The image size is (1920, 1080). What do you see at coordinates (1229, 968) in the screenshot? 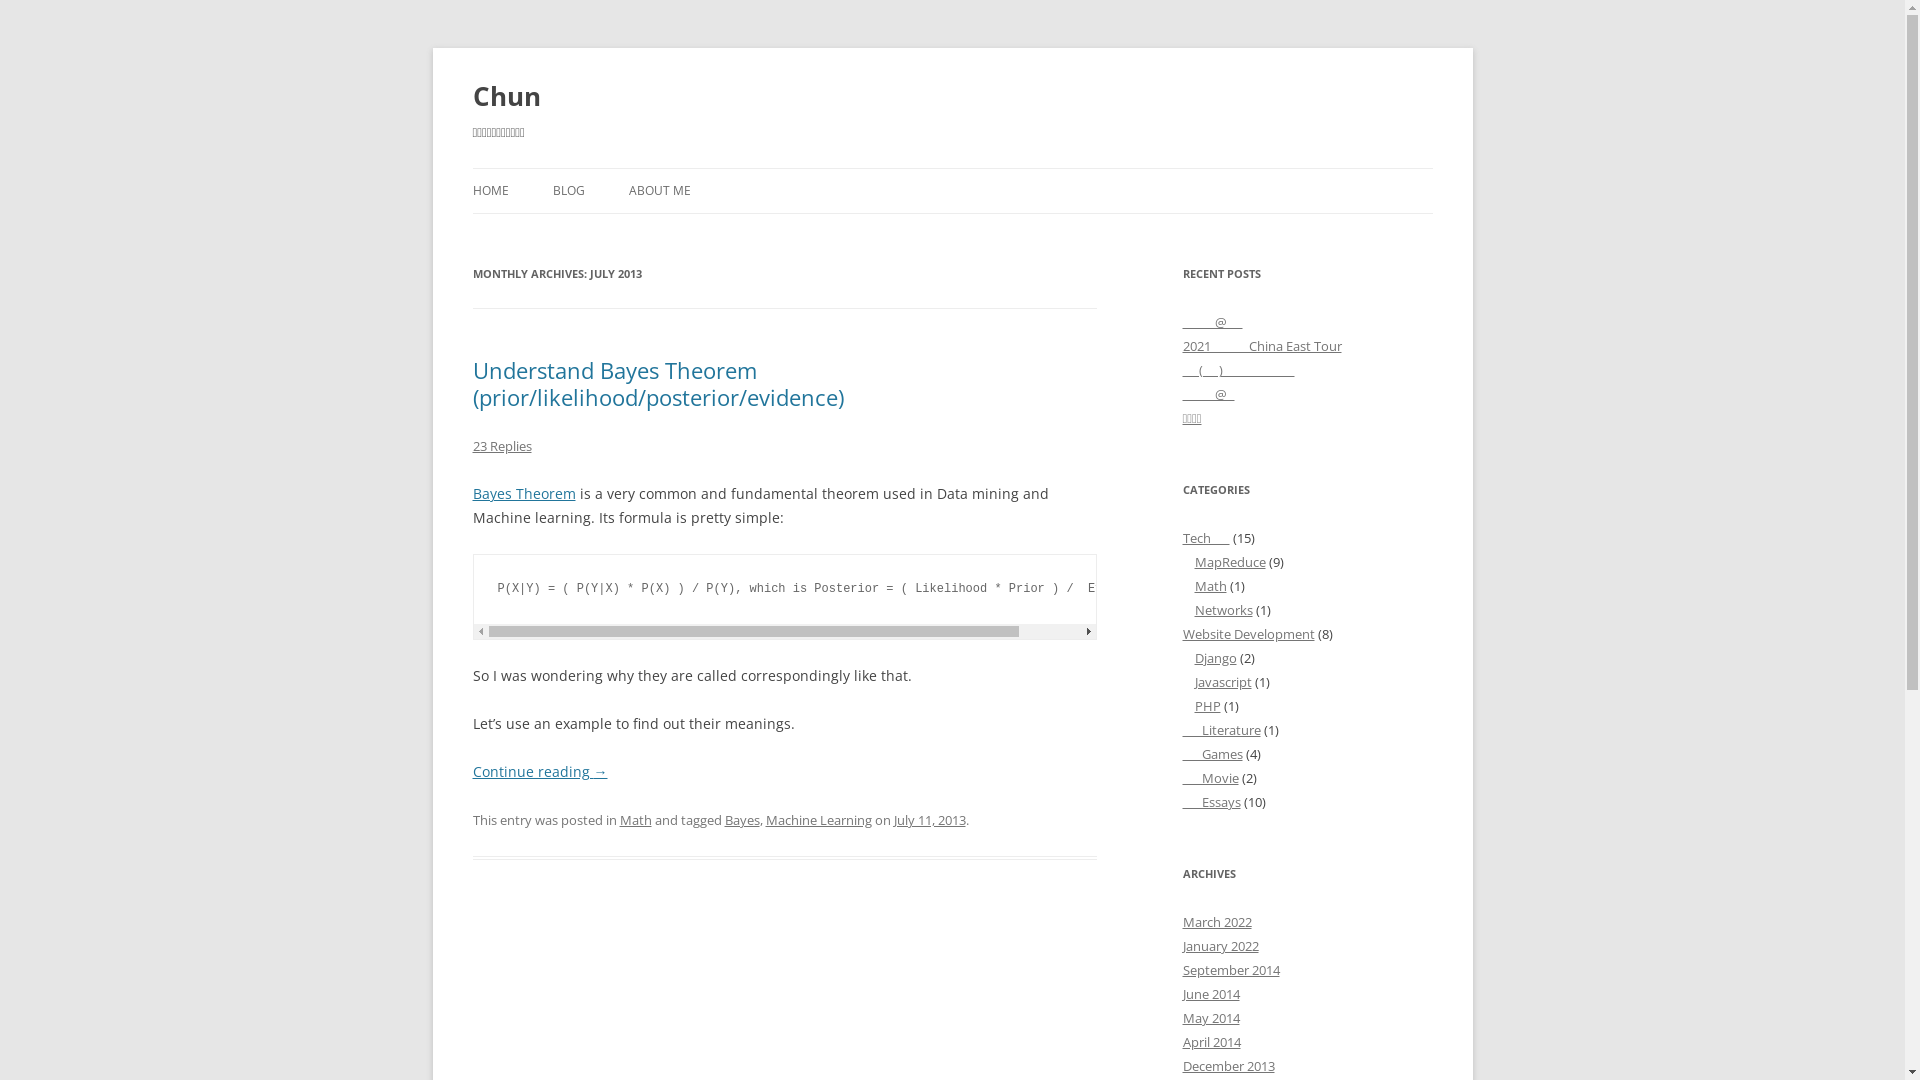
I see `'September 2014'` at bounding box center [1229, 968].